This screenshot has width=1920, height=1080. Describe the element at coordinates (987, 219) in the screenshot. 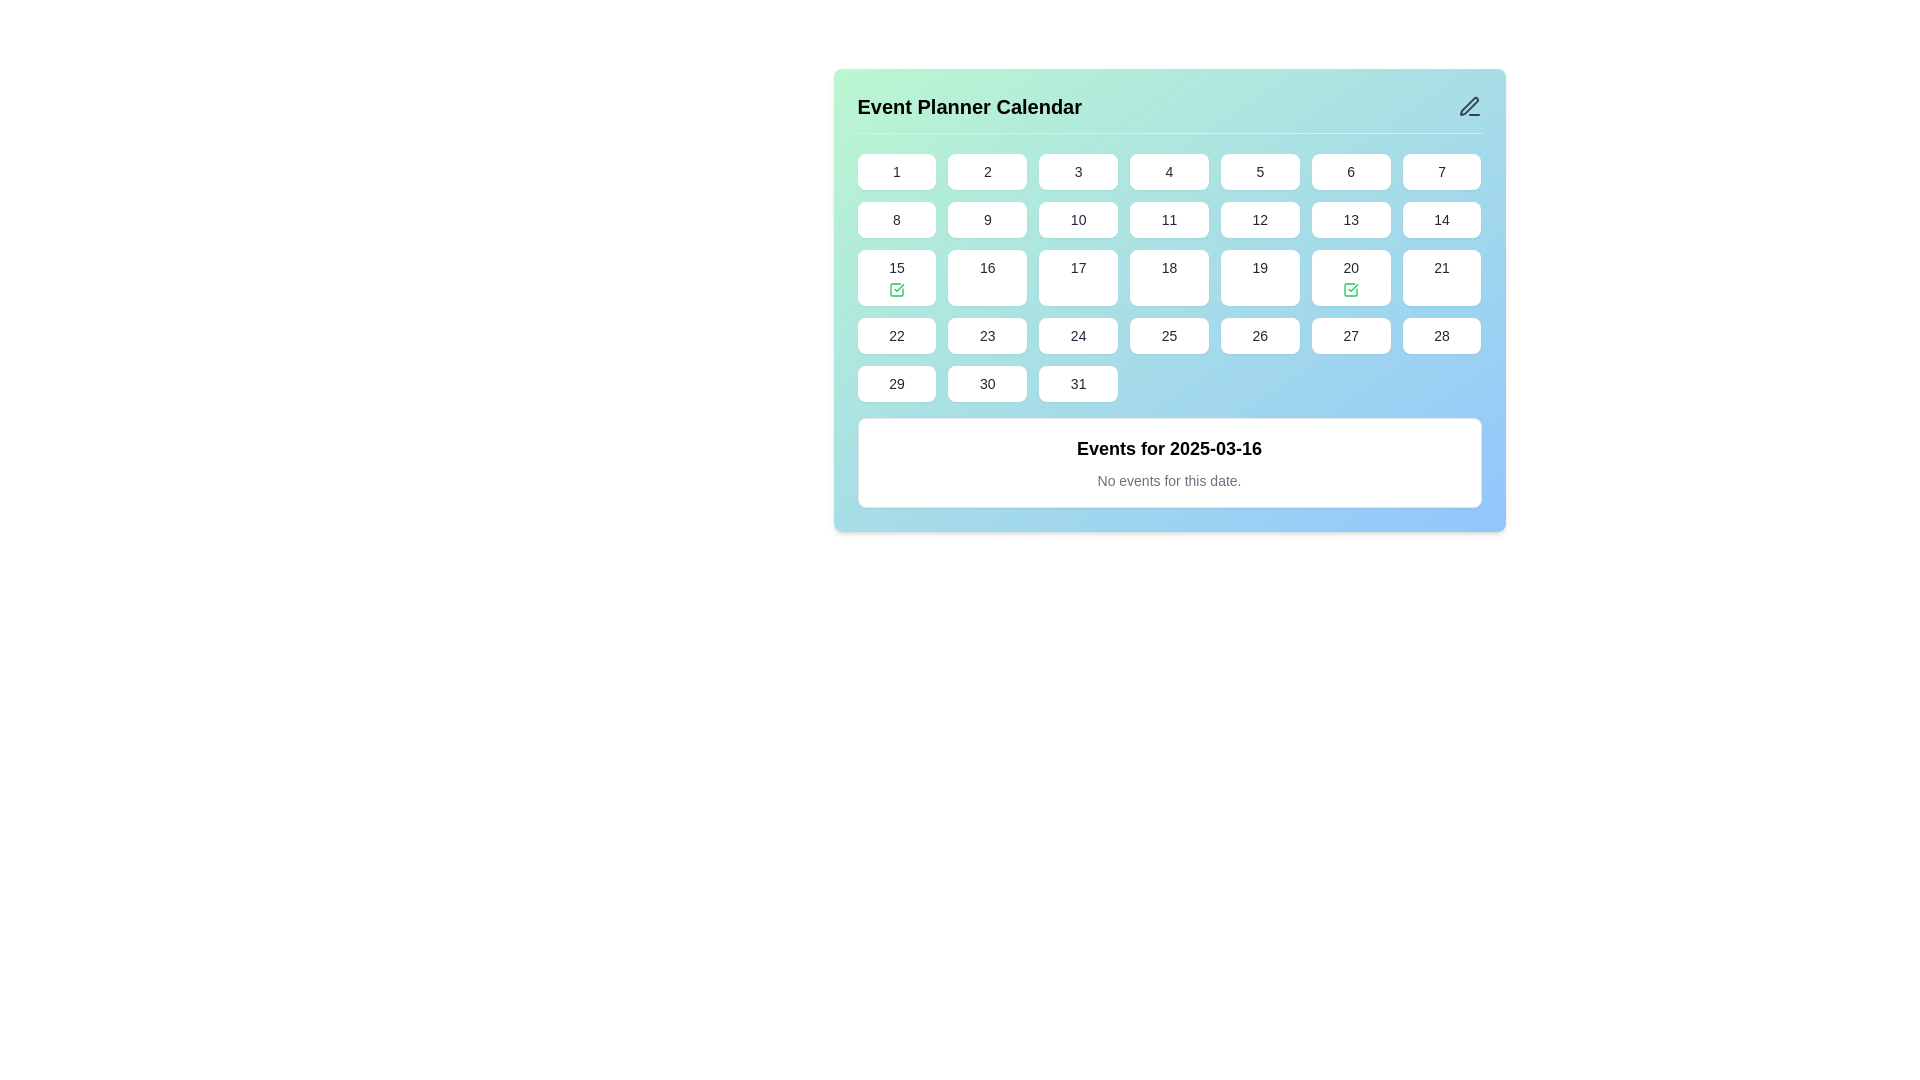

I see `the button displaying the numeral '9' in the second row and third column of the grid layout` at that location.